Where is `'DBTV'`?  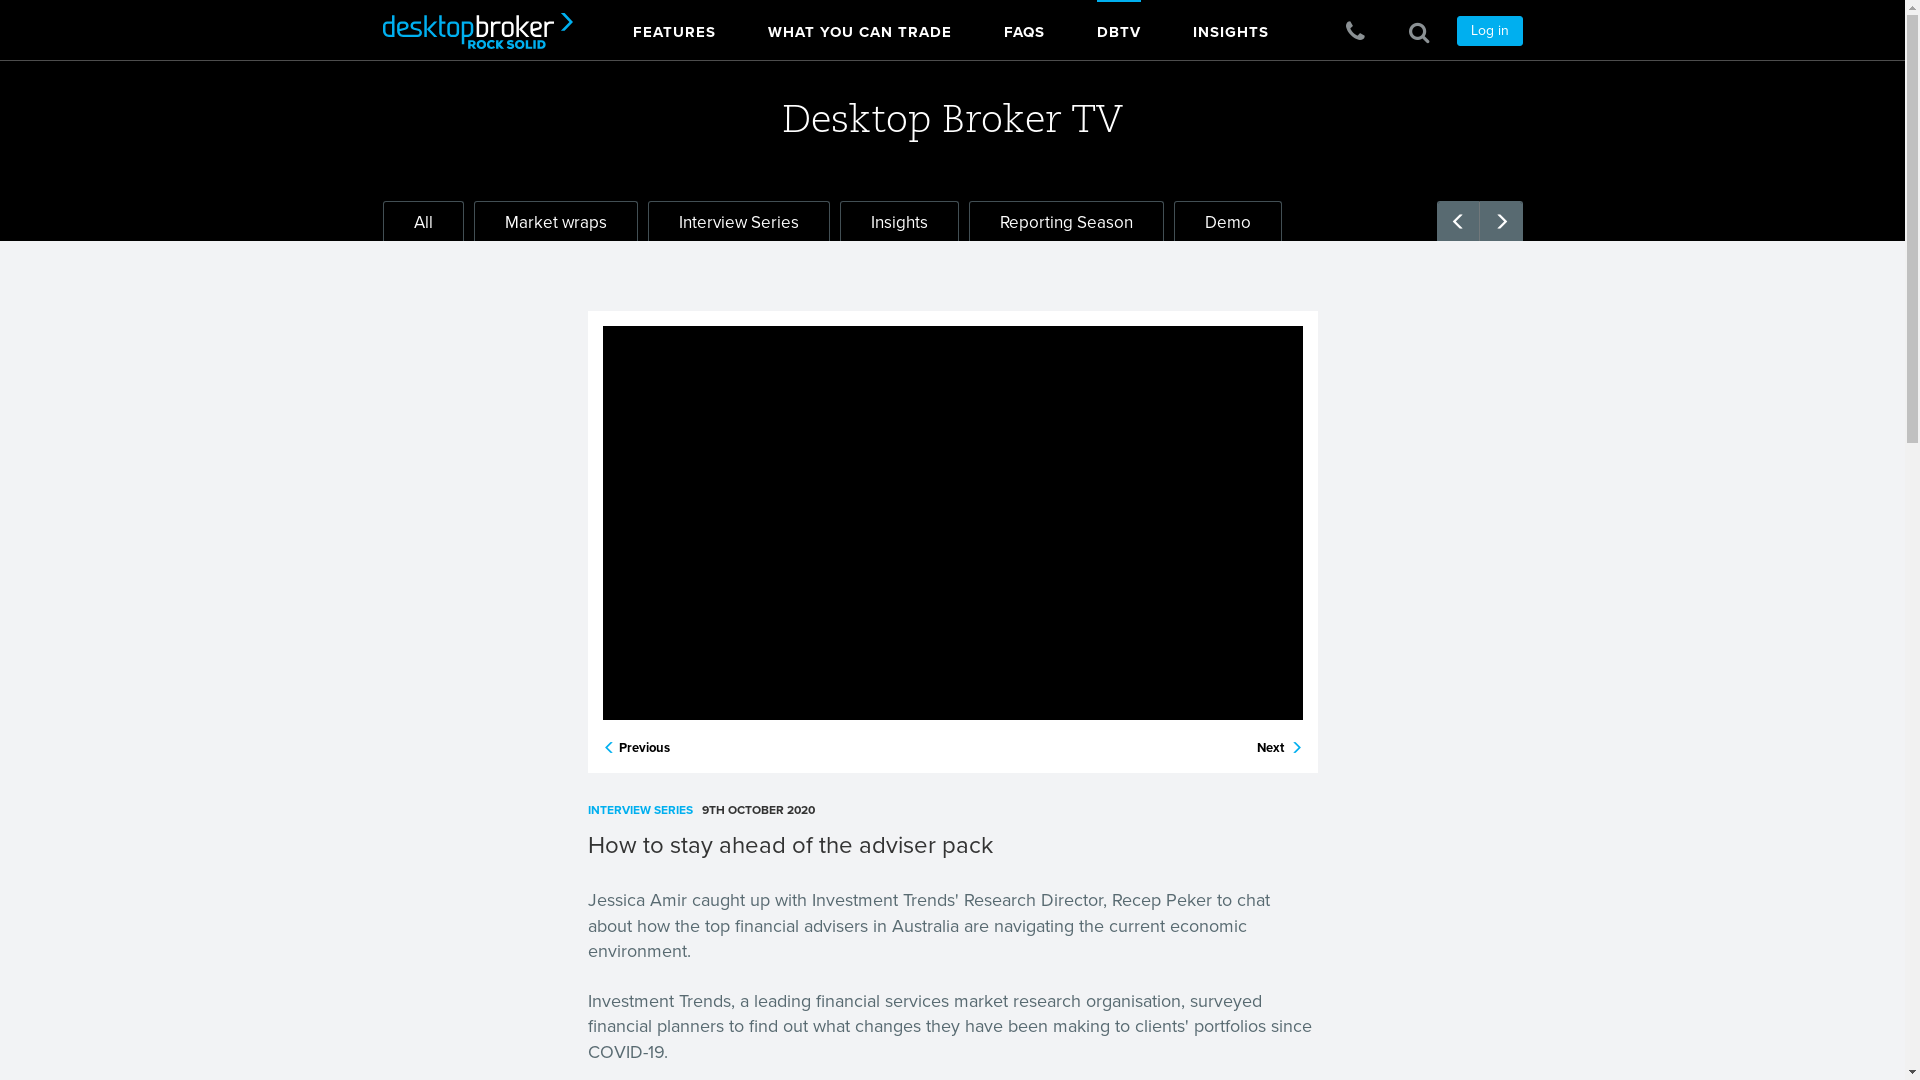
'DBTV' is located at coordinates (1117, 27).